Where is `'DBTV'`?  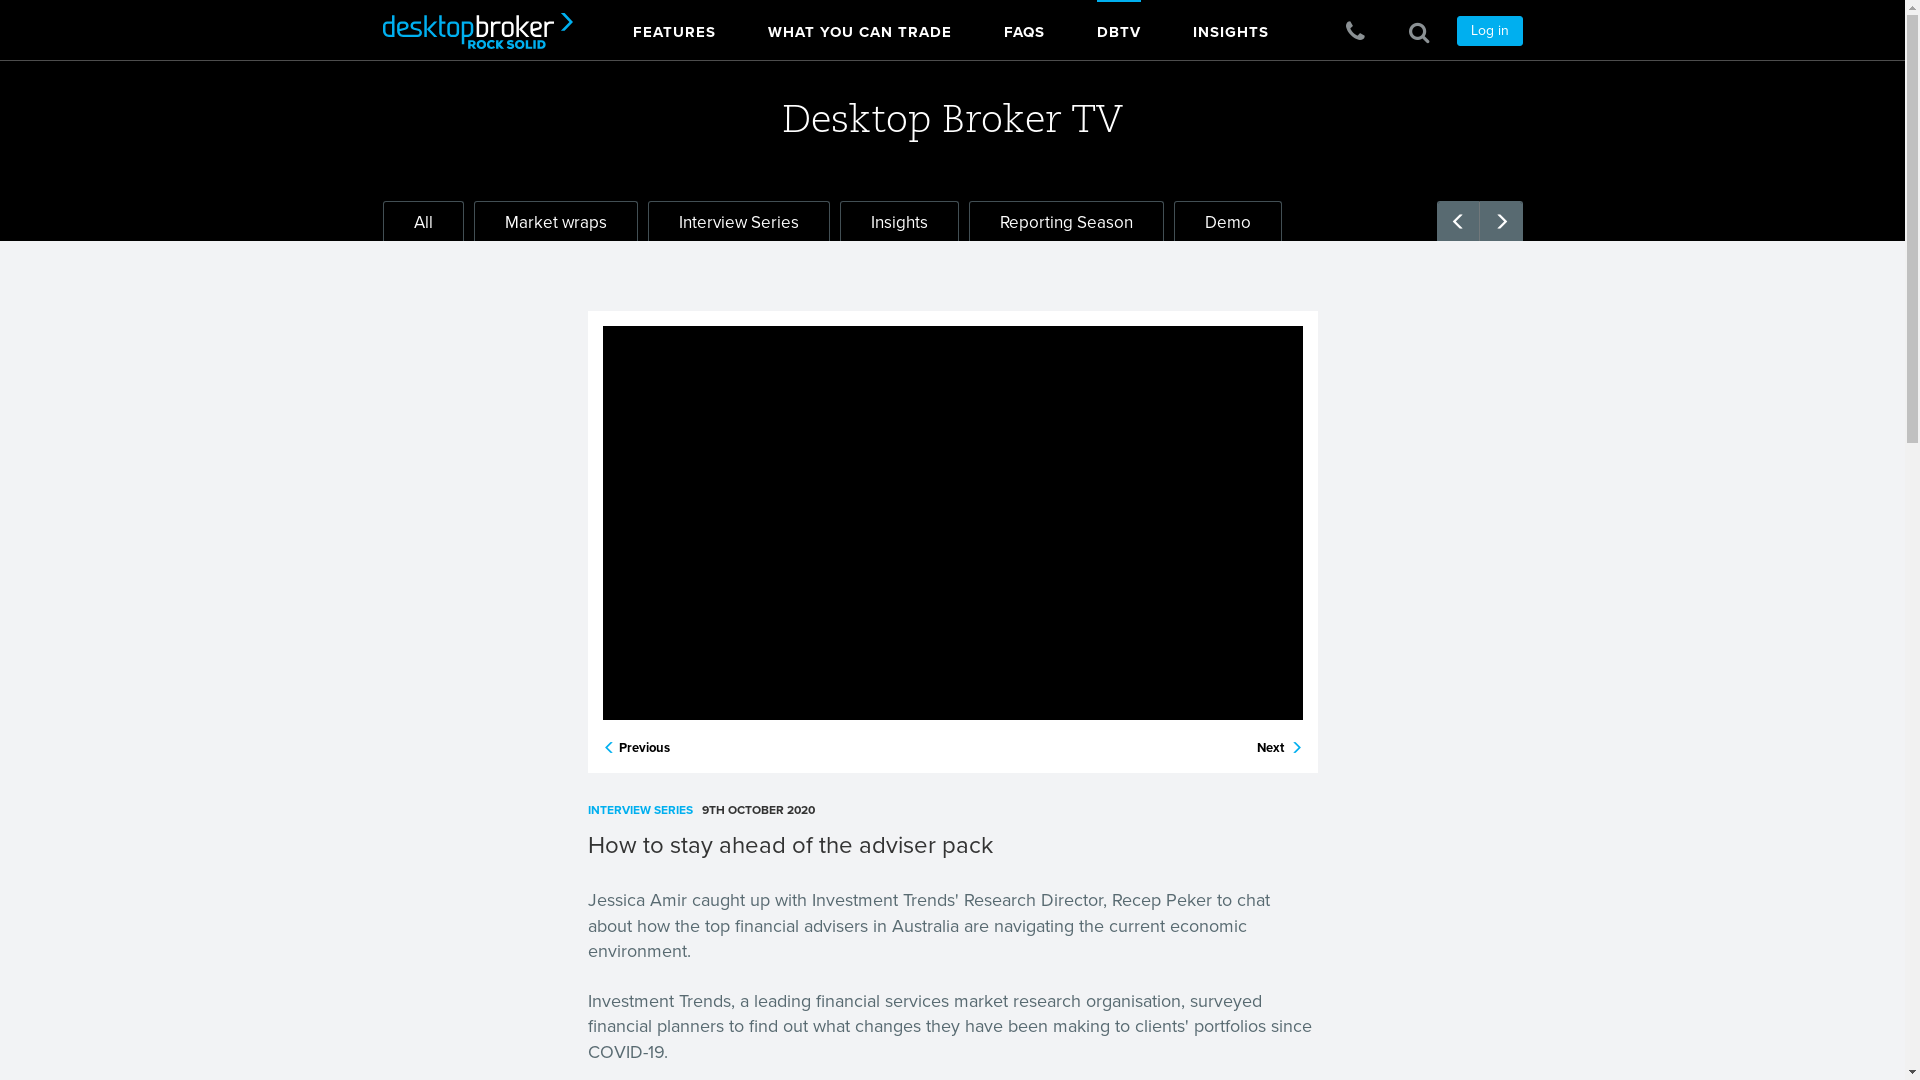
'DBTV' is located at coordinates (1117, 27).